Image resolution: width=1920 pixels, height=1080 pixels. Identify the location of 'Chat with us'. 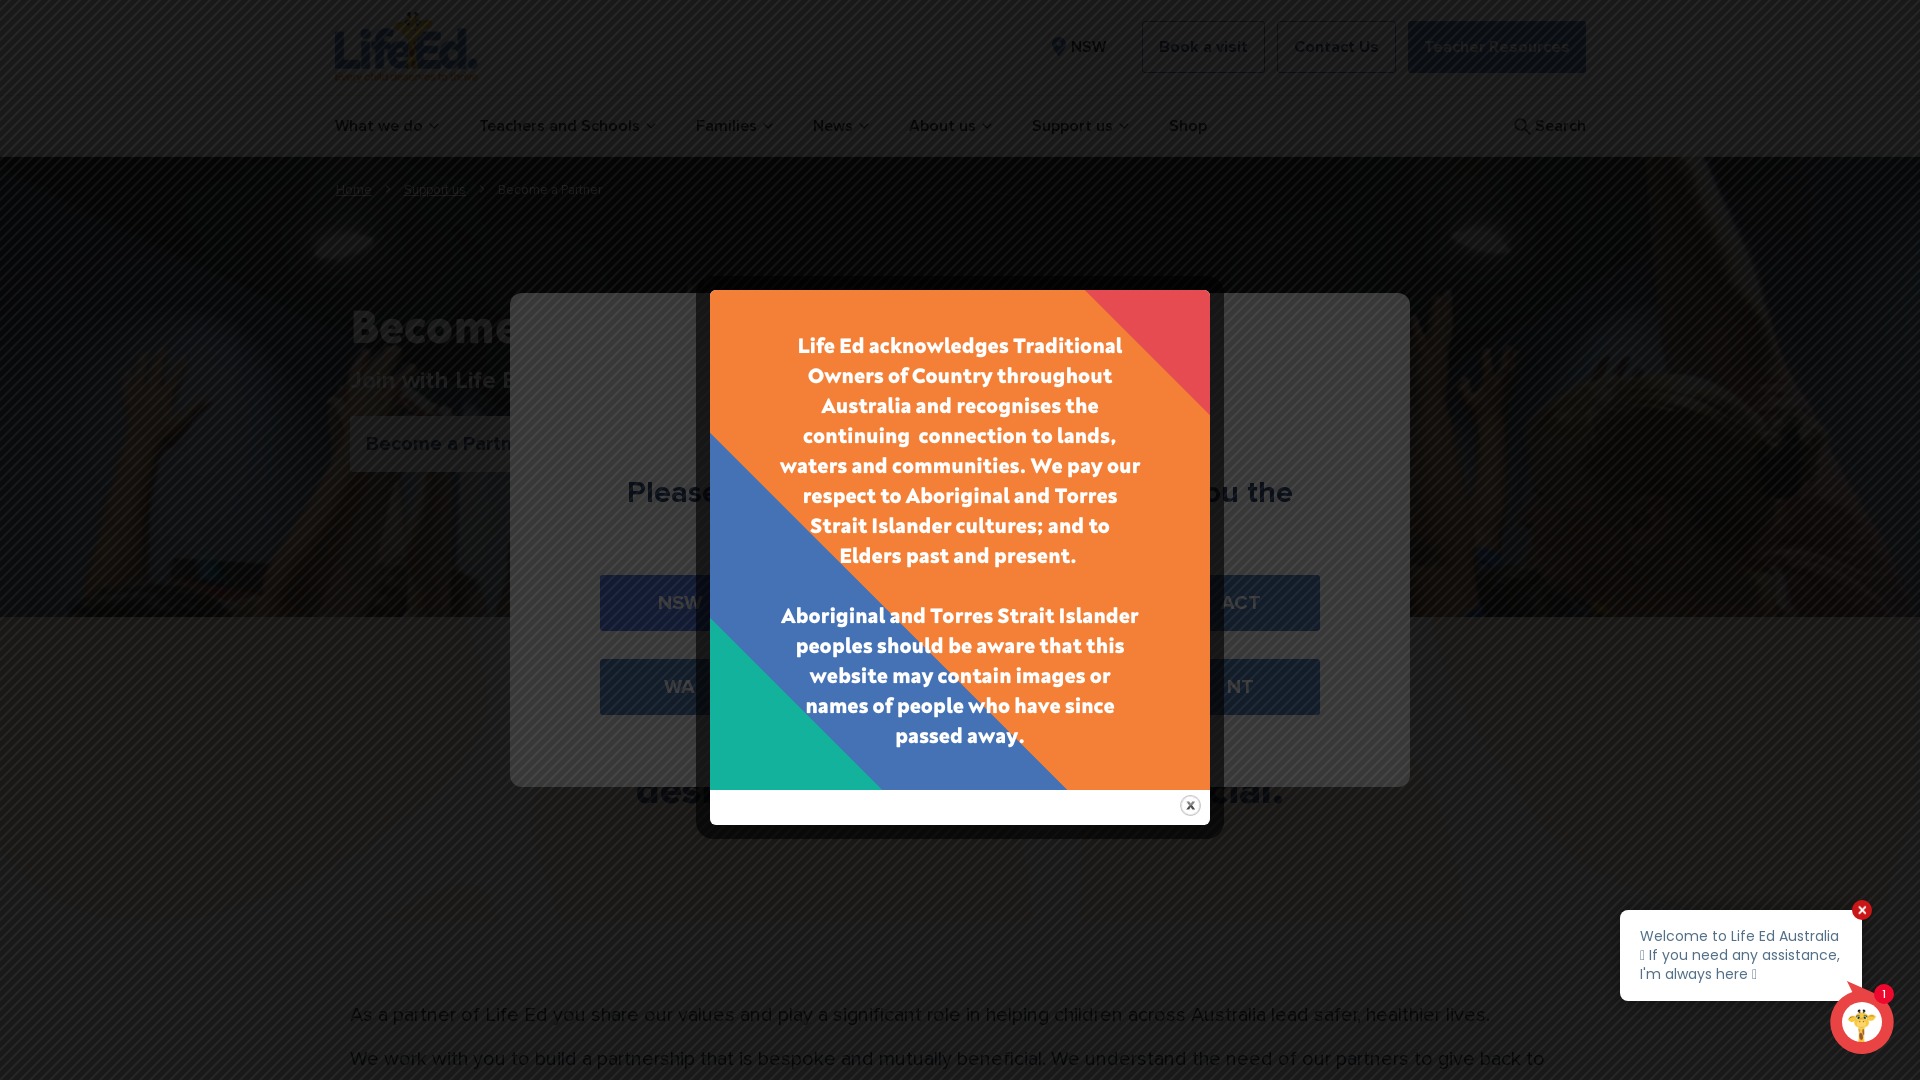
(1604, 981).